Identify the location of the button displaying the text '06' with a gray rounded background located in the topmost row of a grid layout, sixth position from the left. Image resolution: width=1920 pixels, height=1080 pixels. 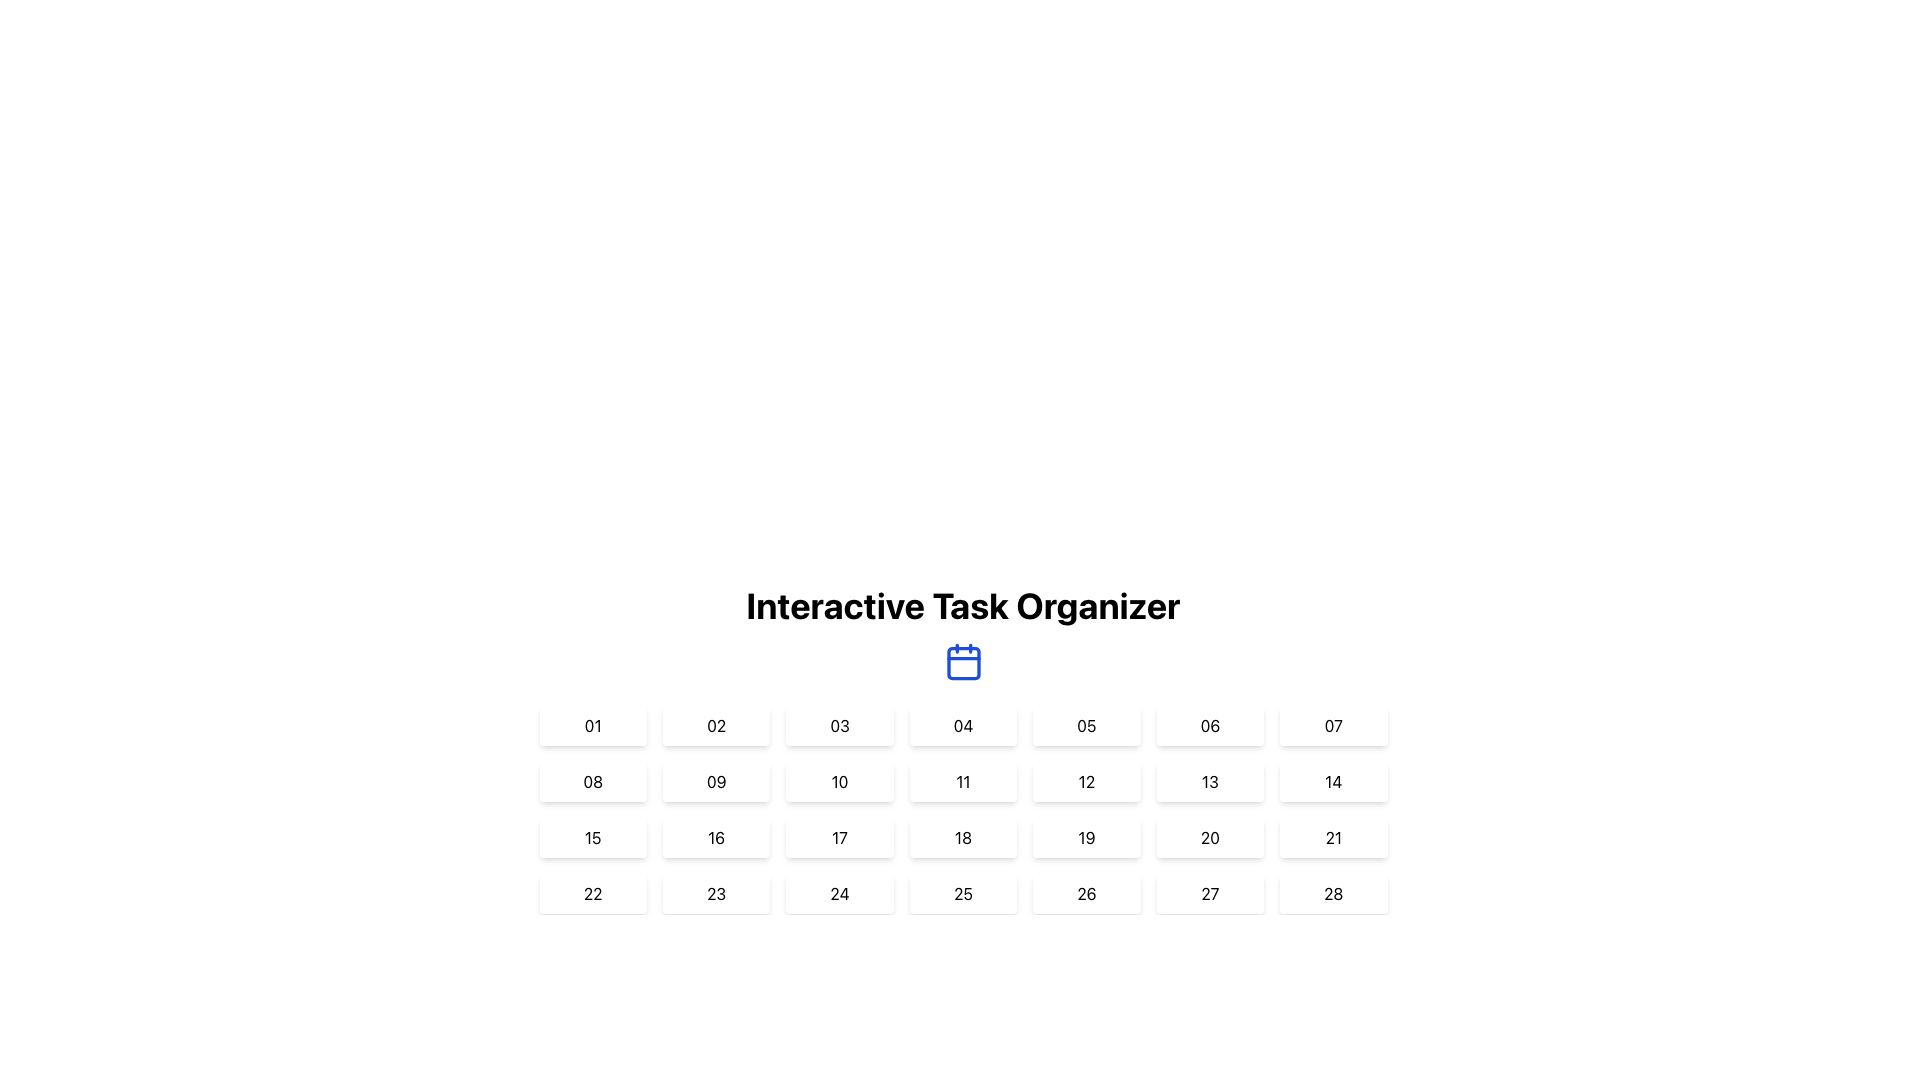
(1209, 725).